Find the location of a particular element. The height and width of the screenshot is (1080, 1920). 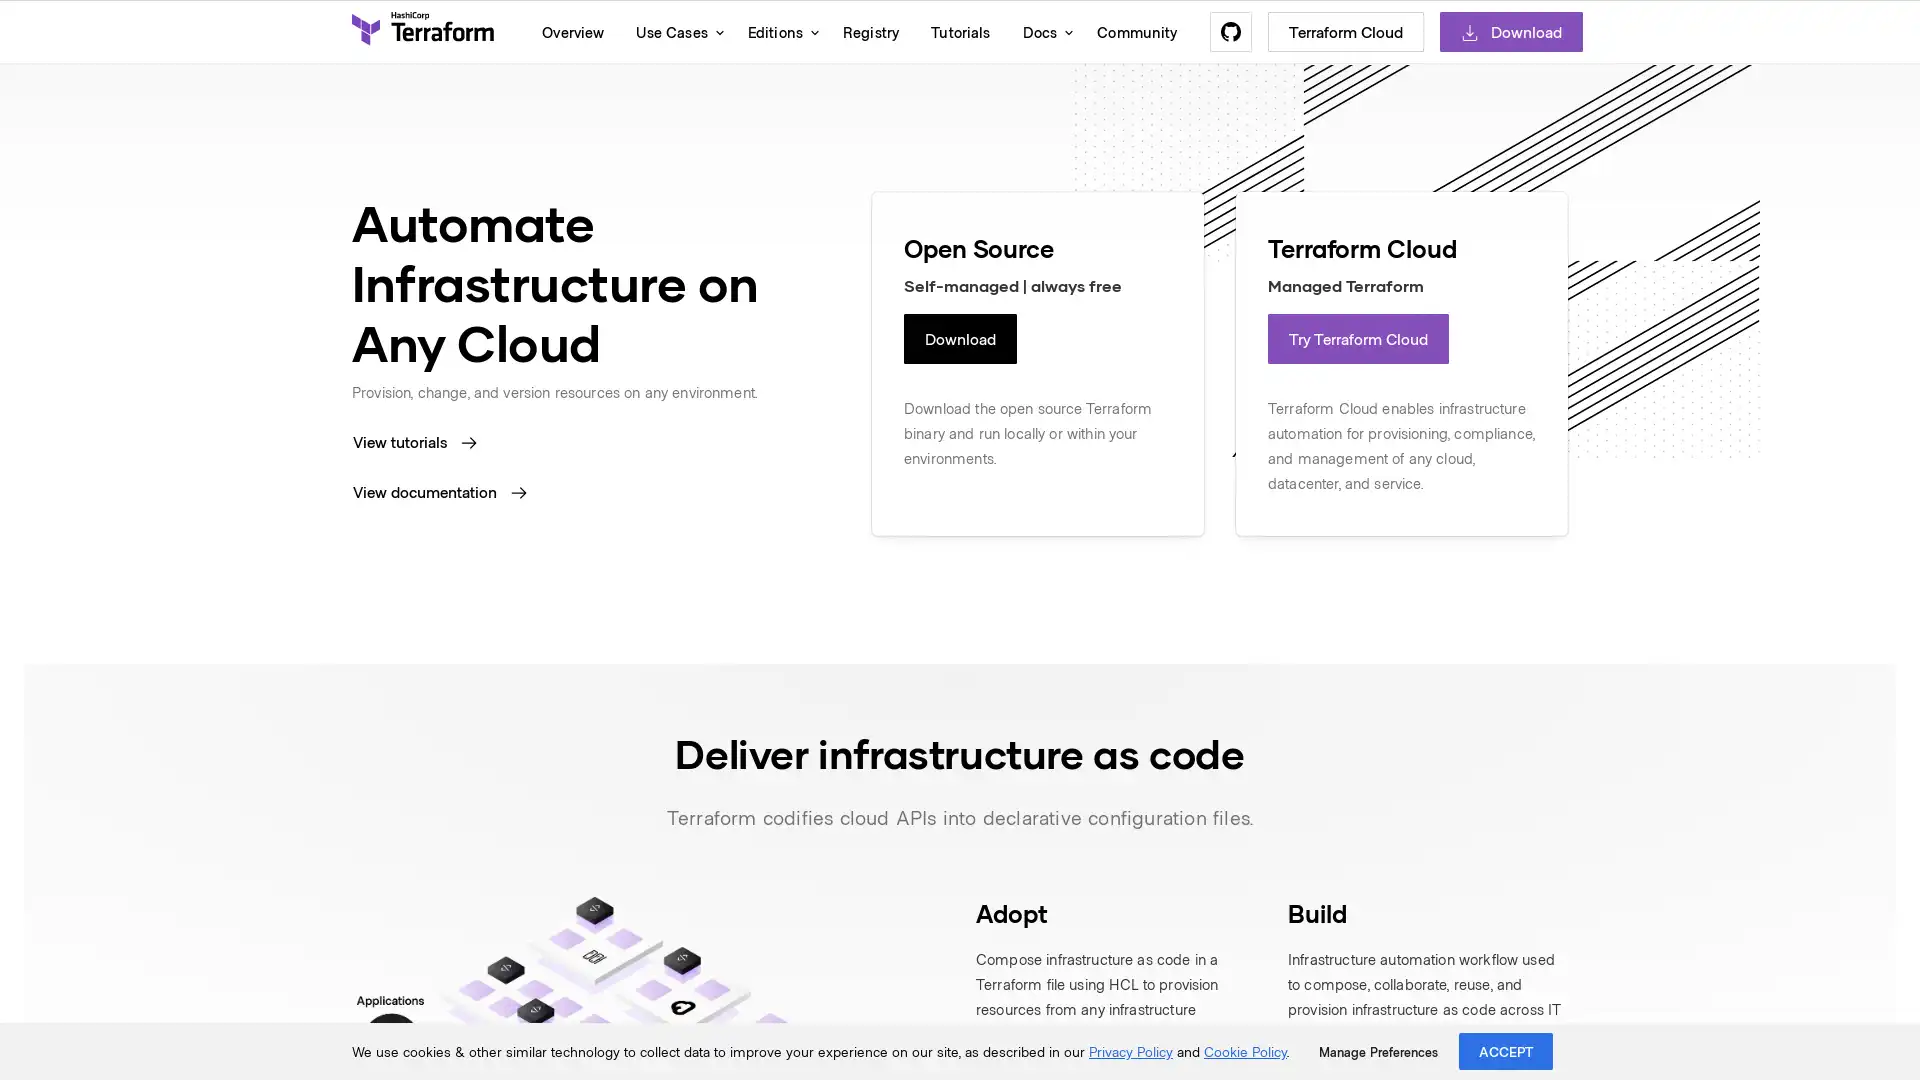

Editions is located at coordinates (777, 31).